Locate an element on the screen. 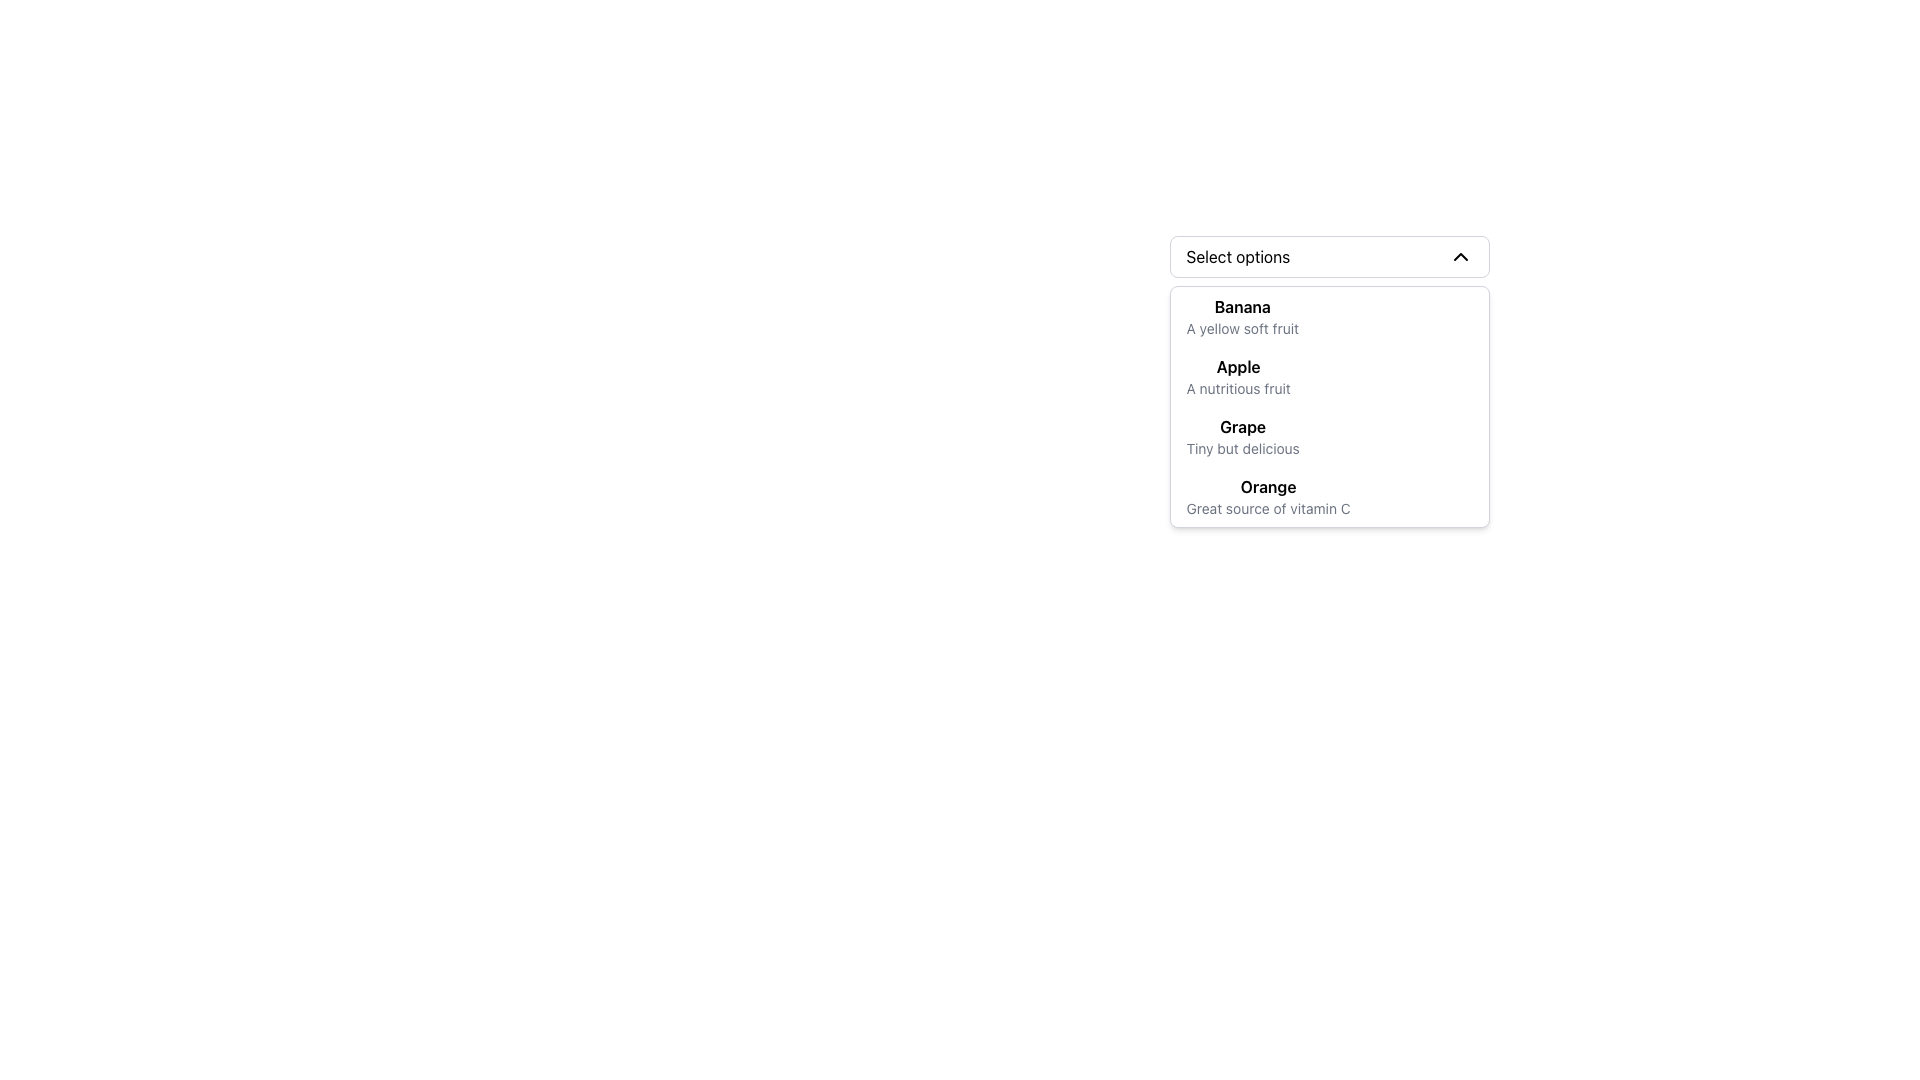  the Text Label that provides additional information about the item 'Orange' in the dropdown, located directly below the bold text 'Orange' is located at coordinates (1267, 508).